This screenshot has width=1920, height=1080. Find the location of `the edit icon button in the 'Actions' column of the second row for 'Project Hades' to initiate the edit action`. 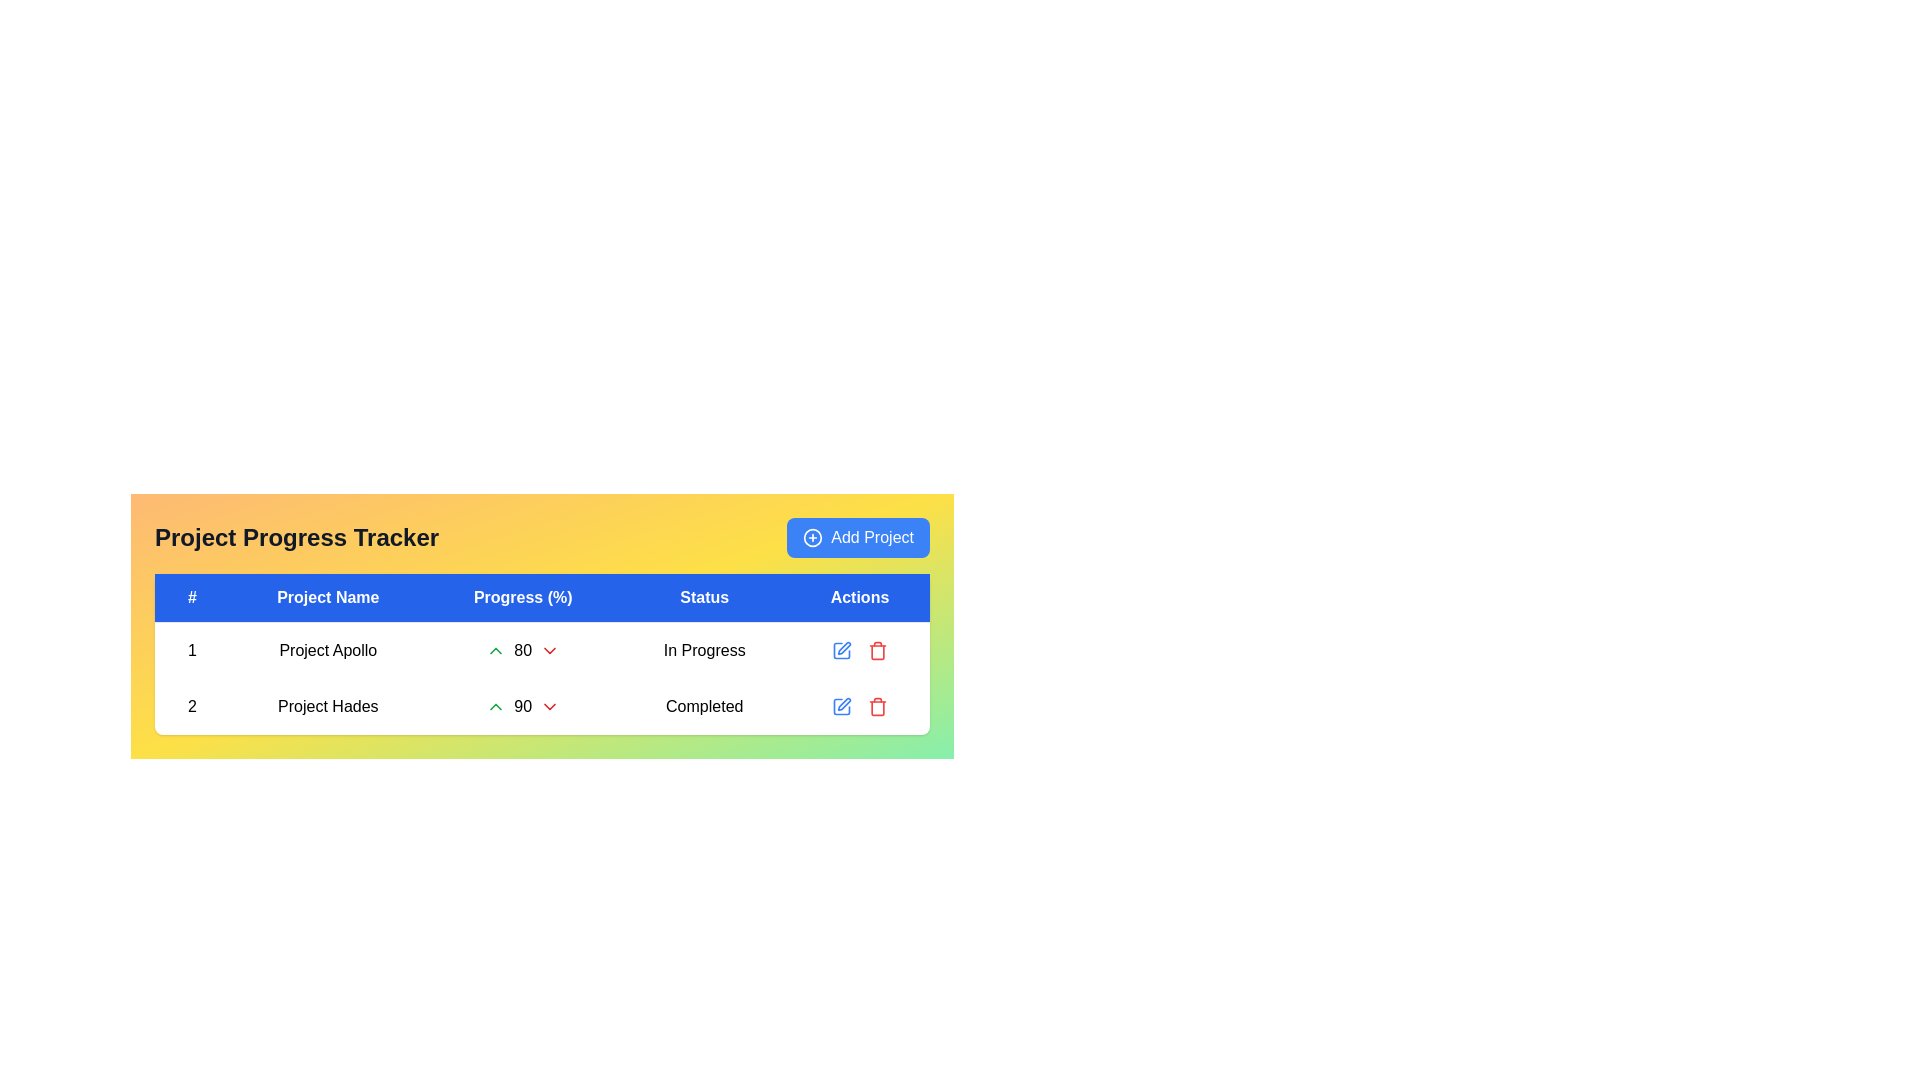

the edit icon button in the 'Actions' column of the second row for 'Project Hades' to initiate the edit action is located at coordinates (844, 703).